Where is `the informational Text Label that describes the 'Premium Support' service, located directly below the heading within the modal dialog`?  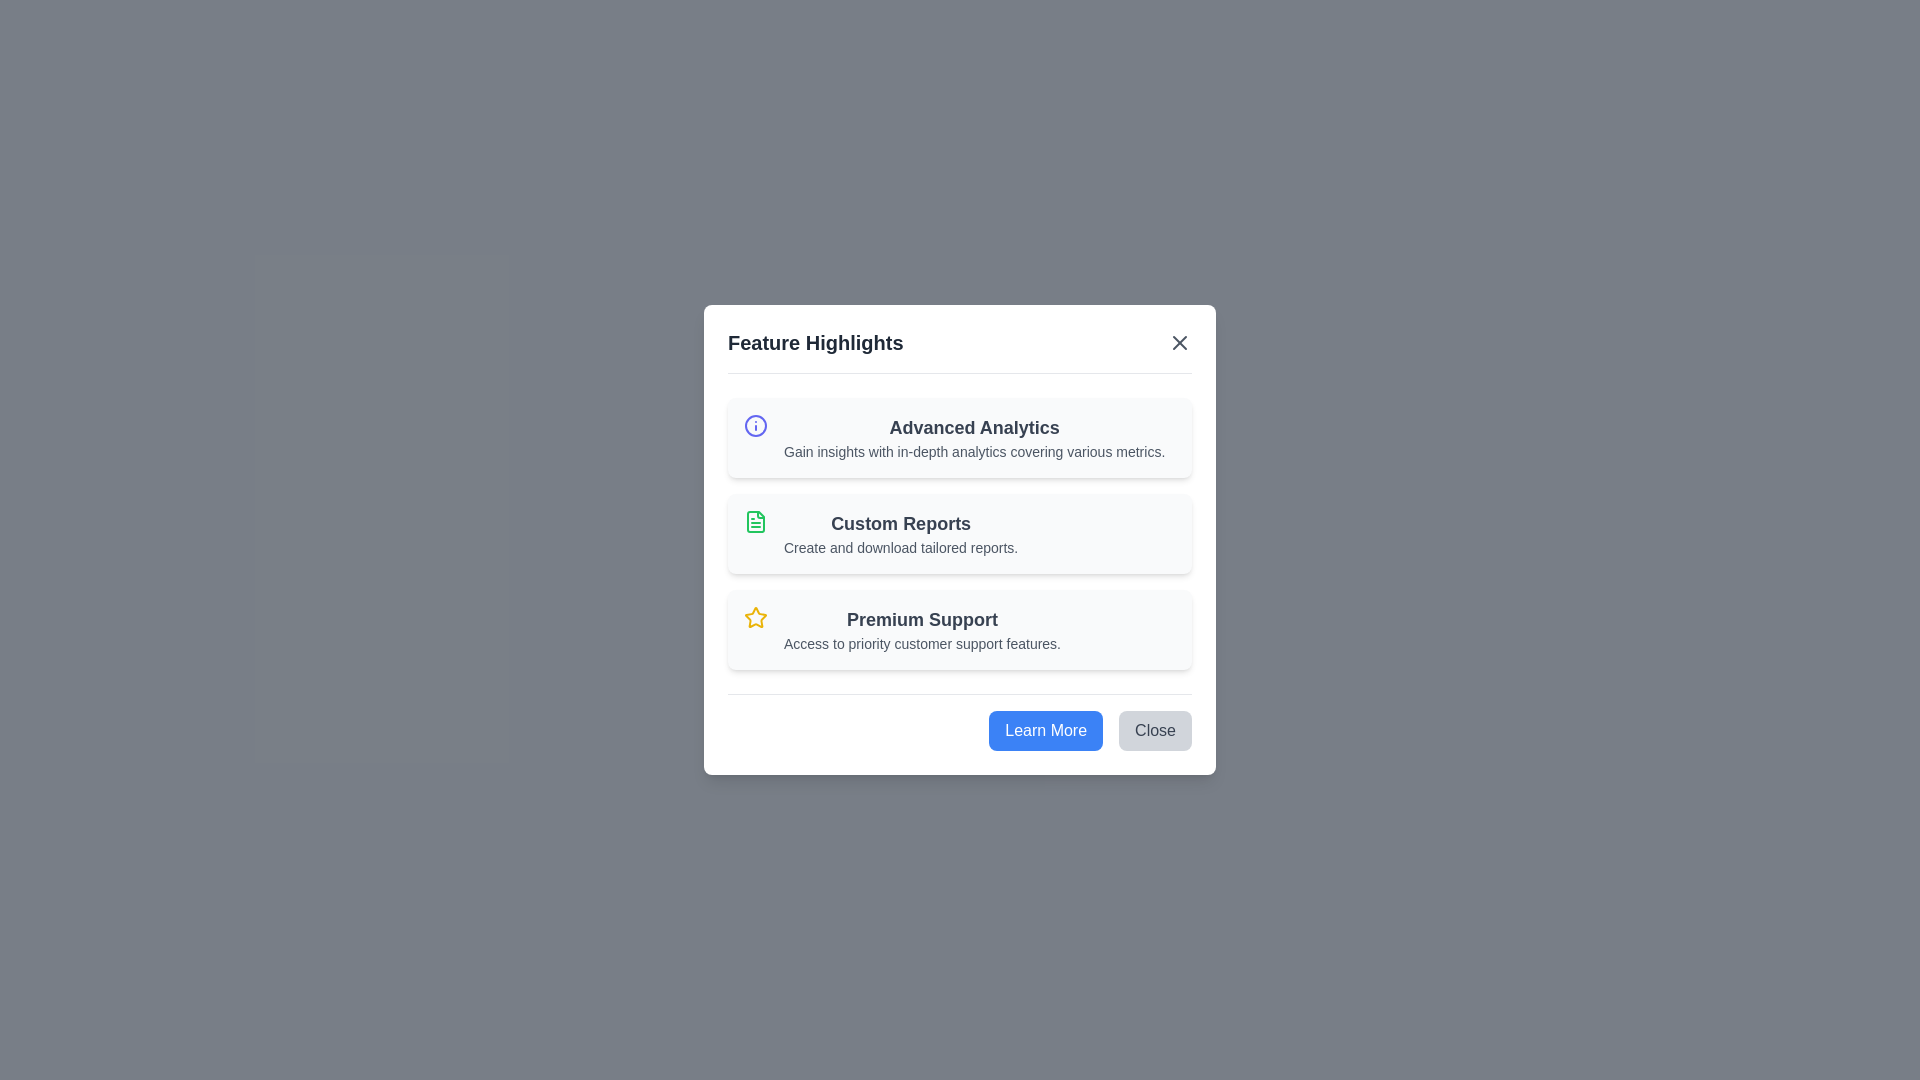 the informational Text Label that describes the 'Premium Support' service, located directly below the heading within the modal dialog is located at coordinates (921, 644).